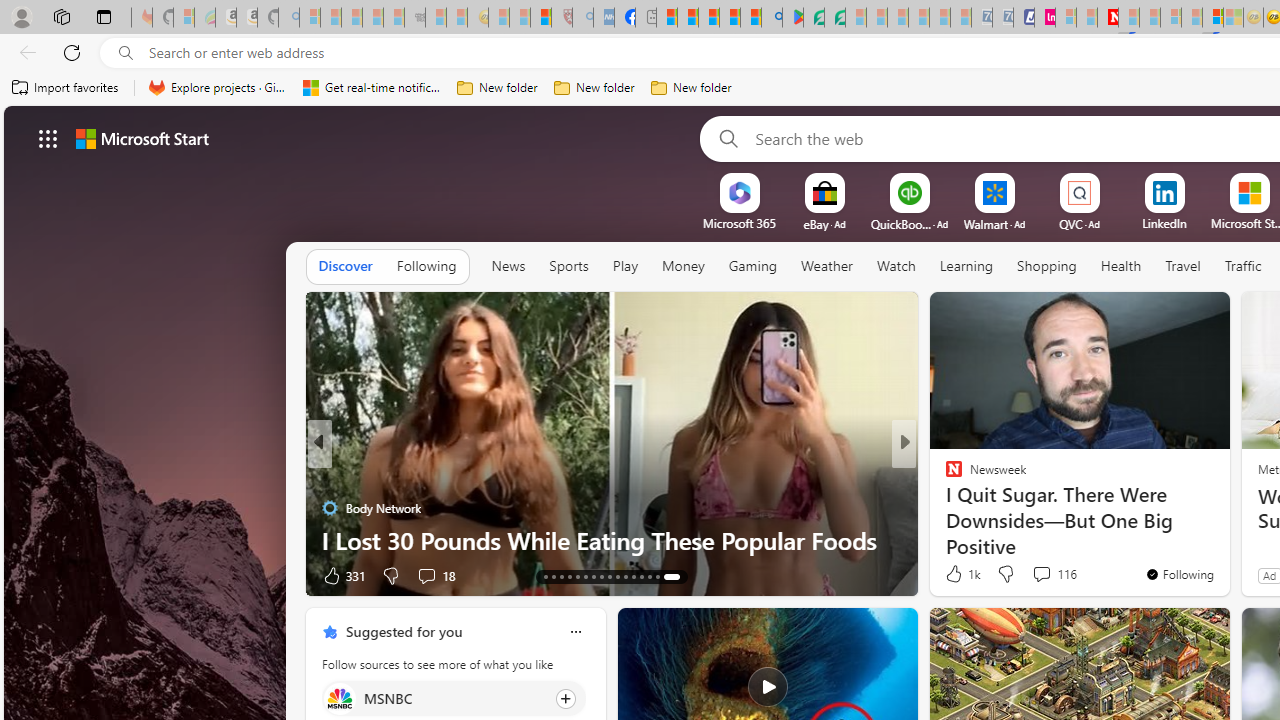 This screenshot has height=720, width=1280. What do you see at coordinates (1053, 574) in the screenshot?
I see `'View comments 116 Comment'` at bounding box center [1053, 574].